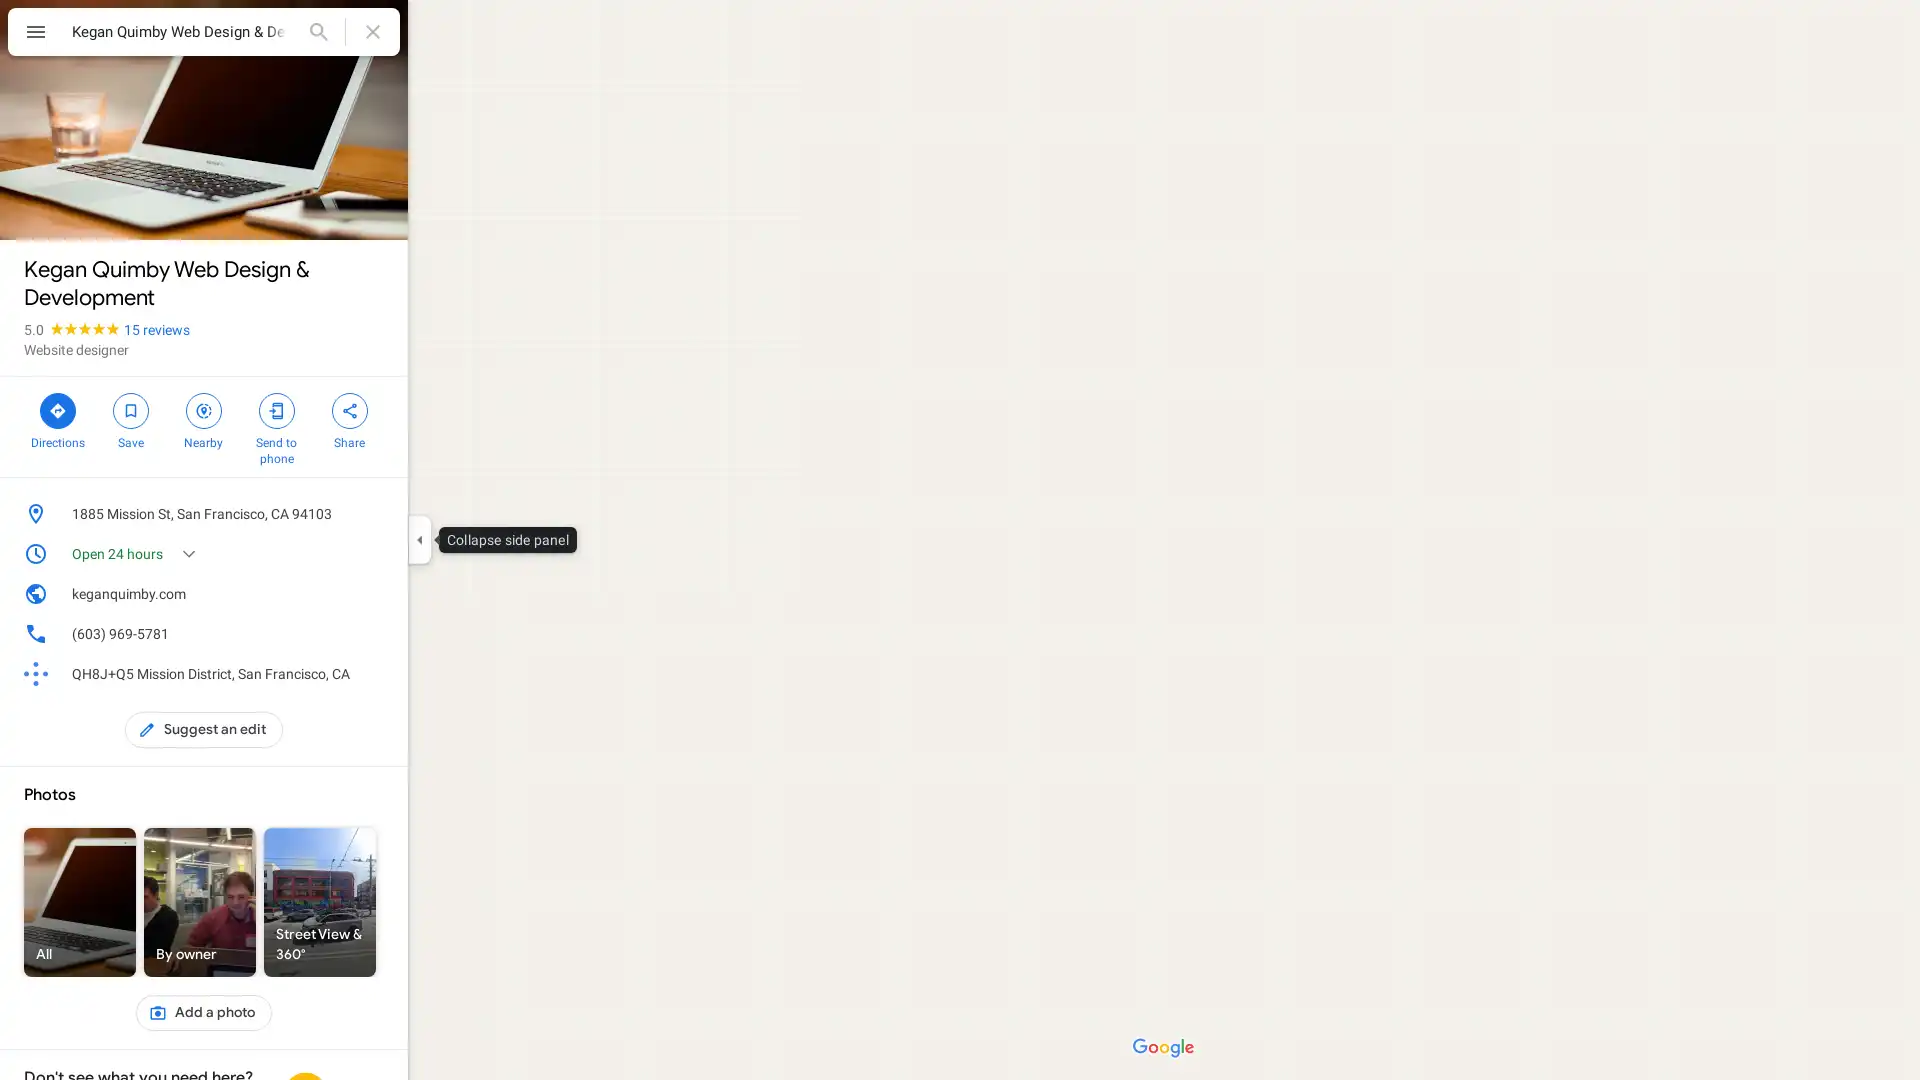 The width and height of the screenshot is (1920, 1080). Describe the element at coordinates (35, 34) in the screenshot. I see `Menu` at that location.